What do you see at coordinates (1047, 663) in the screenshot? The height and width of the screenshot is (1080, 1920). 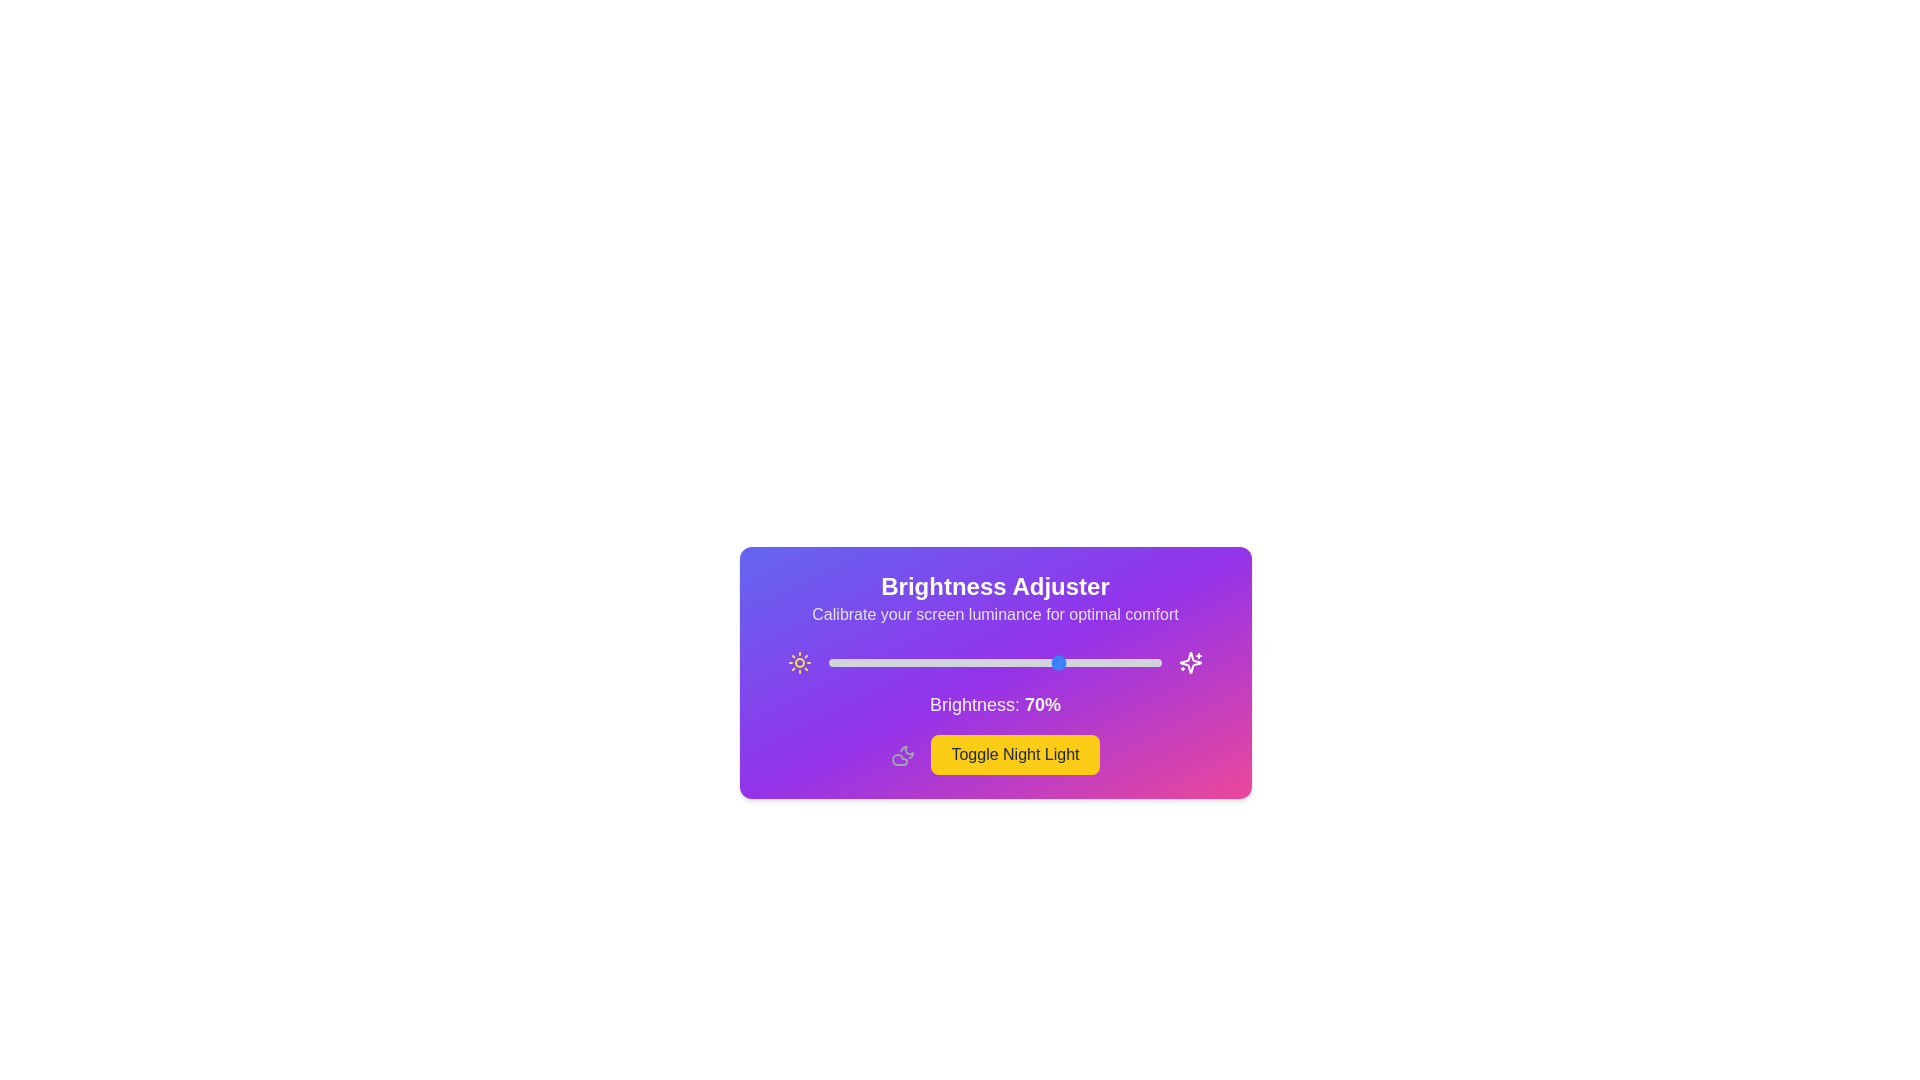 I see `the brightness slider to 66%` at bounding box center [1047, 663].